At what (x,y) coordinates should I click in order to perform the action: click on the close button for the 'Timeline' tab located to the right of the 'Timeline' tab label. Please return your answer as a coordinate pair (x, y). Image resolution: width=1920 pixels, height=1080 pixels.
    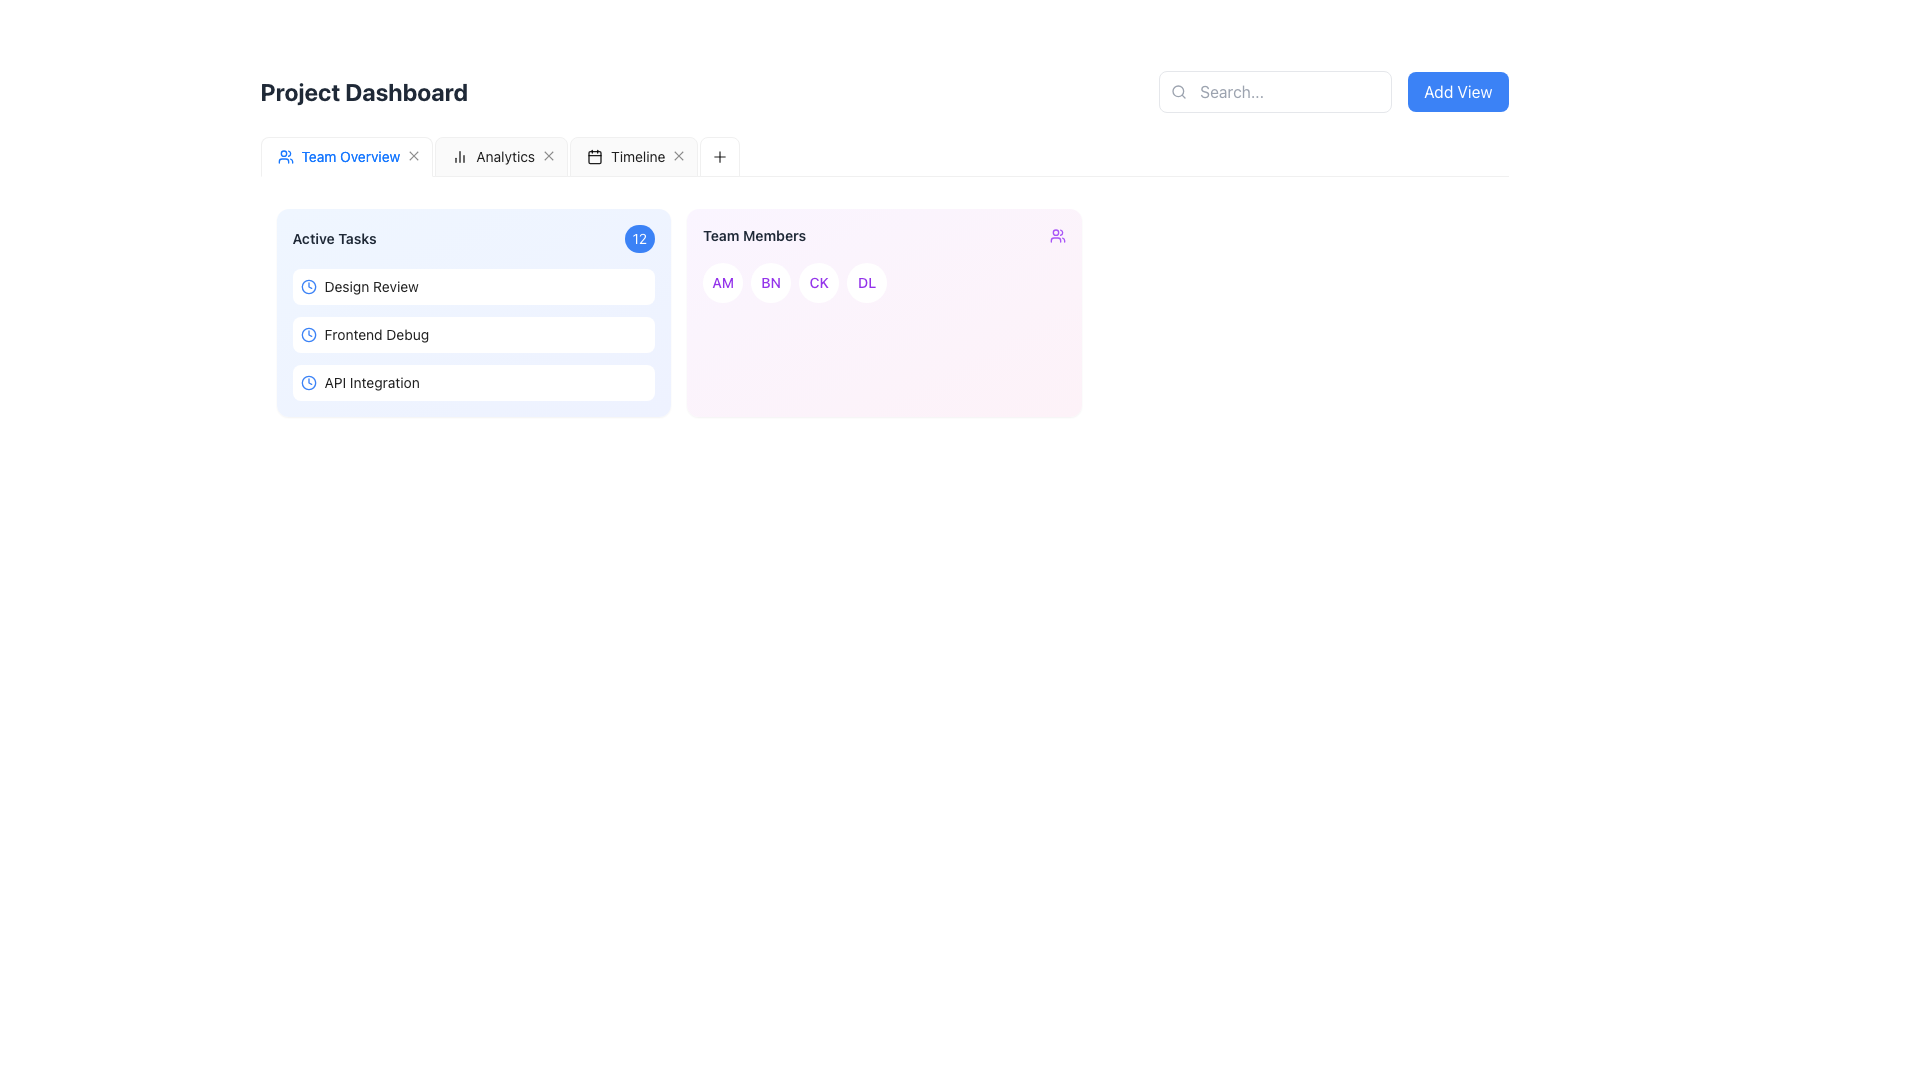
    Looking at the image, I should click on (679, 156).